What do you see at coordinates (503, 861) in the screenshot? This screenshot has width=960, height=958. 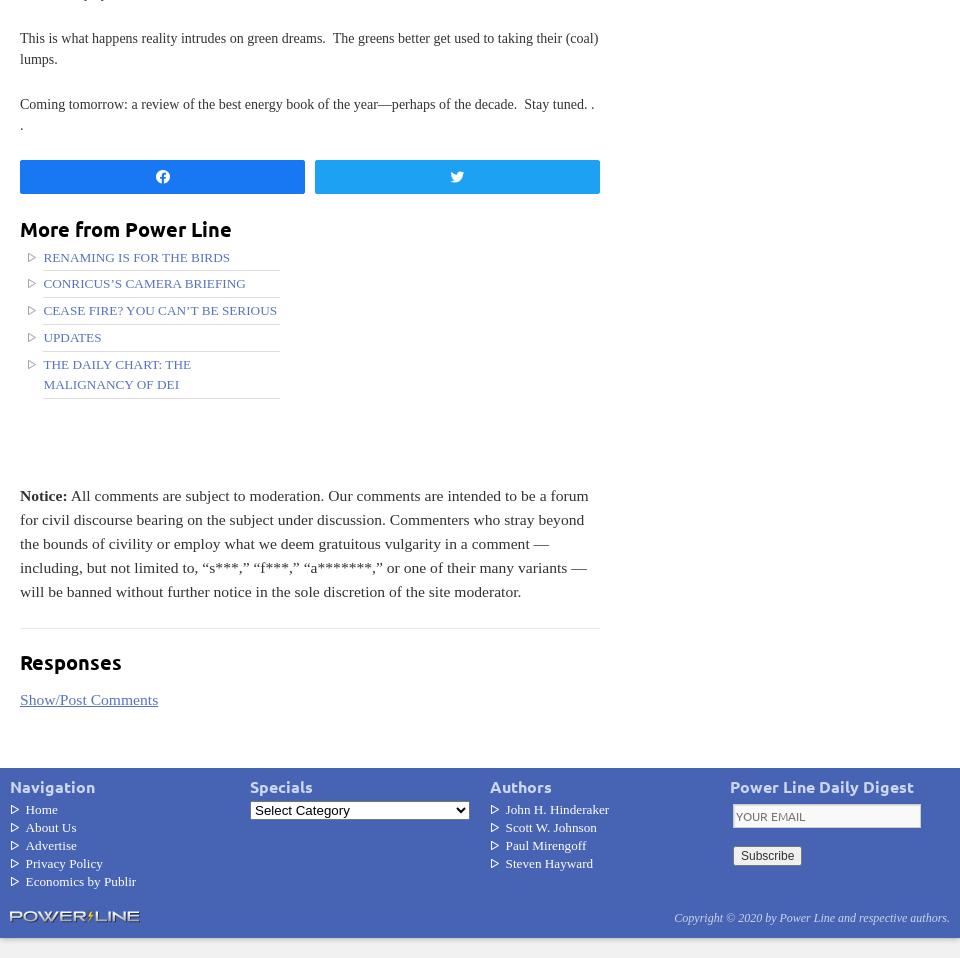 I see `'Steven Hayward'` at bounding box center [503, 861].